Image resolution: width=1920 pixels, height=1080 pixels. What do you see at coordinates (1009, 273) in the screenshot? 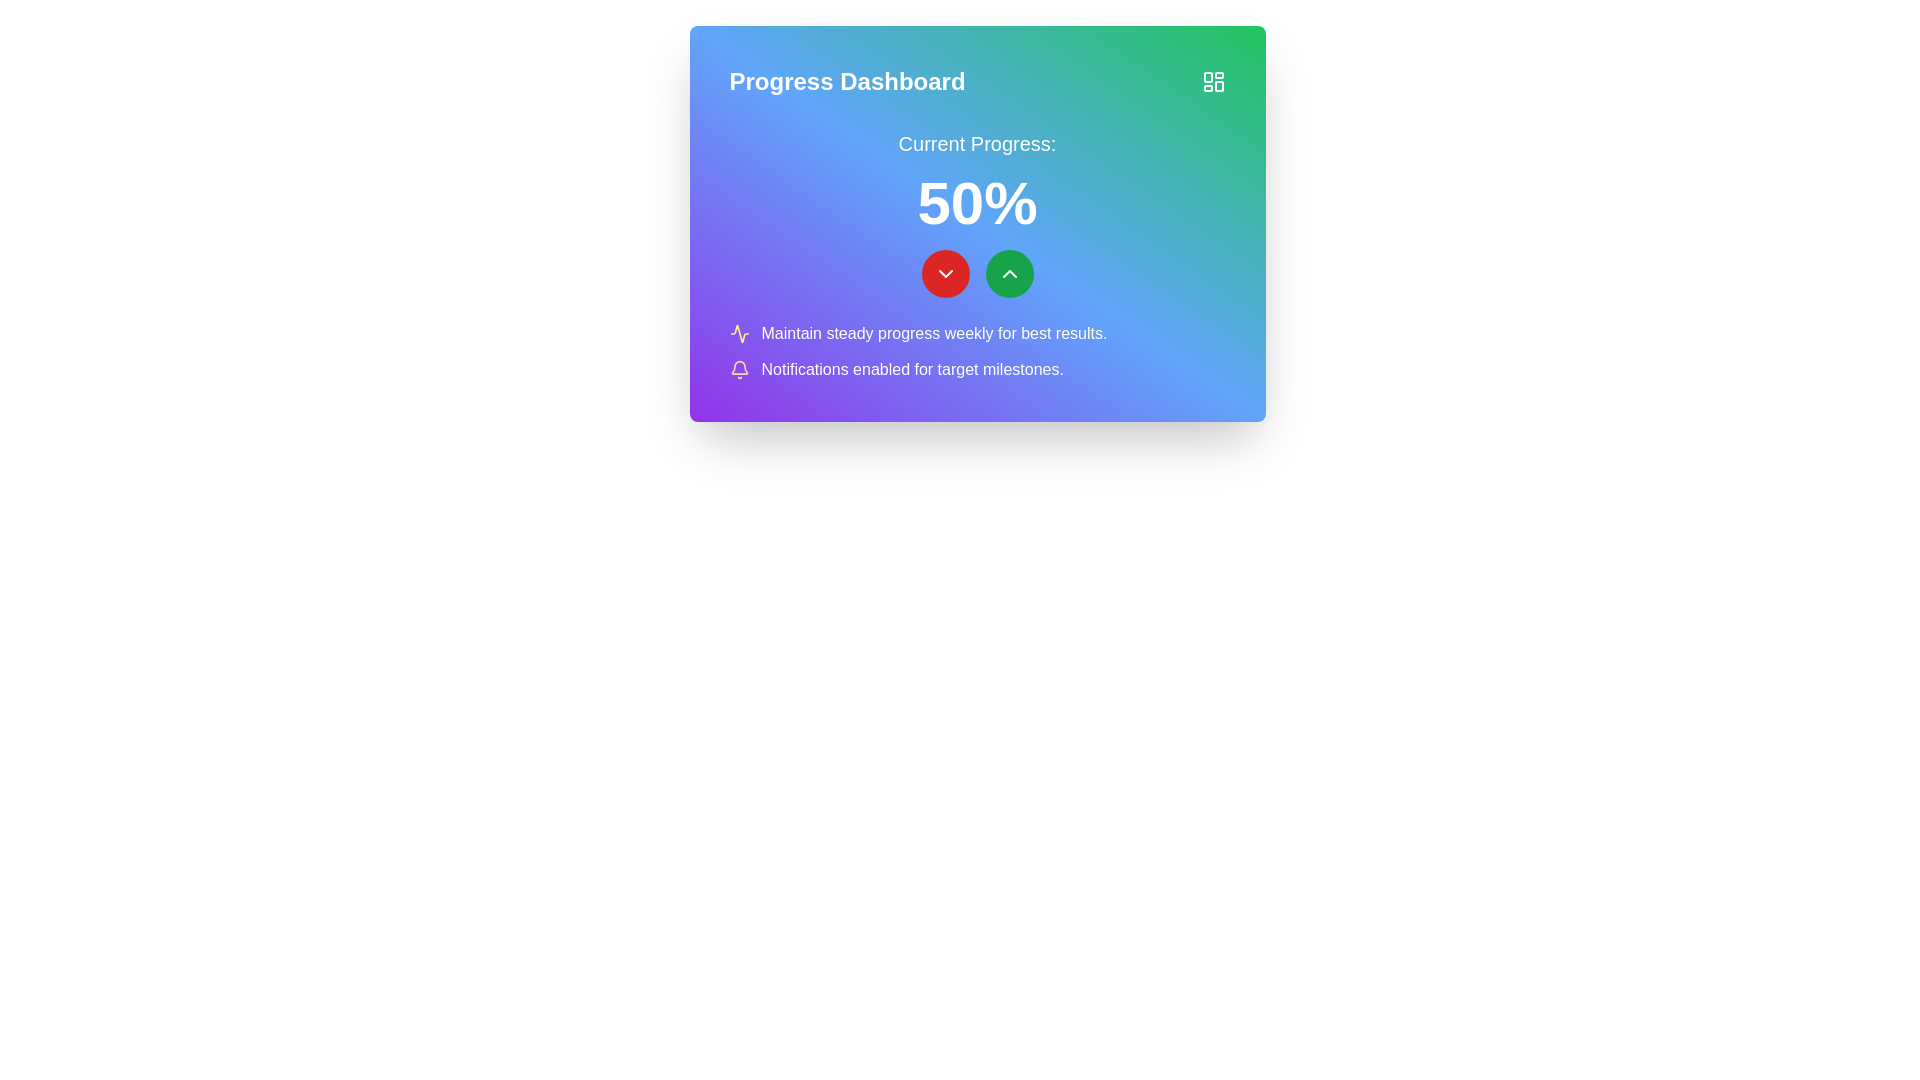
I see `the circular green button with an upward-pointing white chevron icon located within the progress dashboard card, which is the second button from the right among three buttons` at bounding box center [1009, 273].